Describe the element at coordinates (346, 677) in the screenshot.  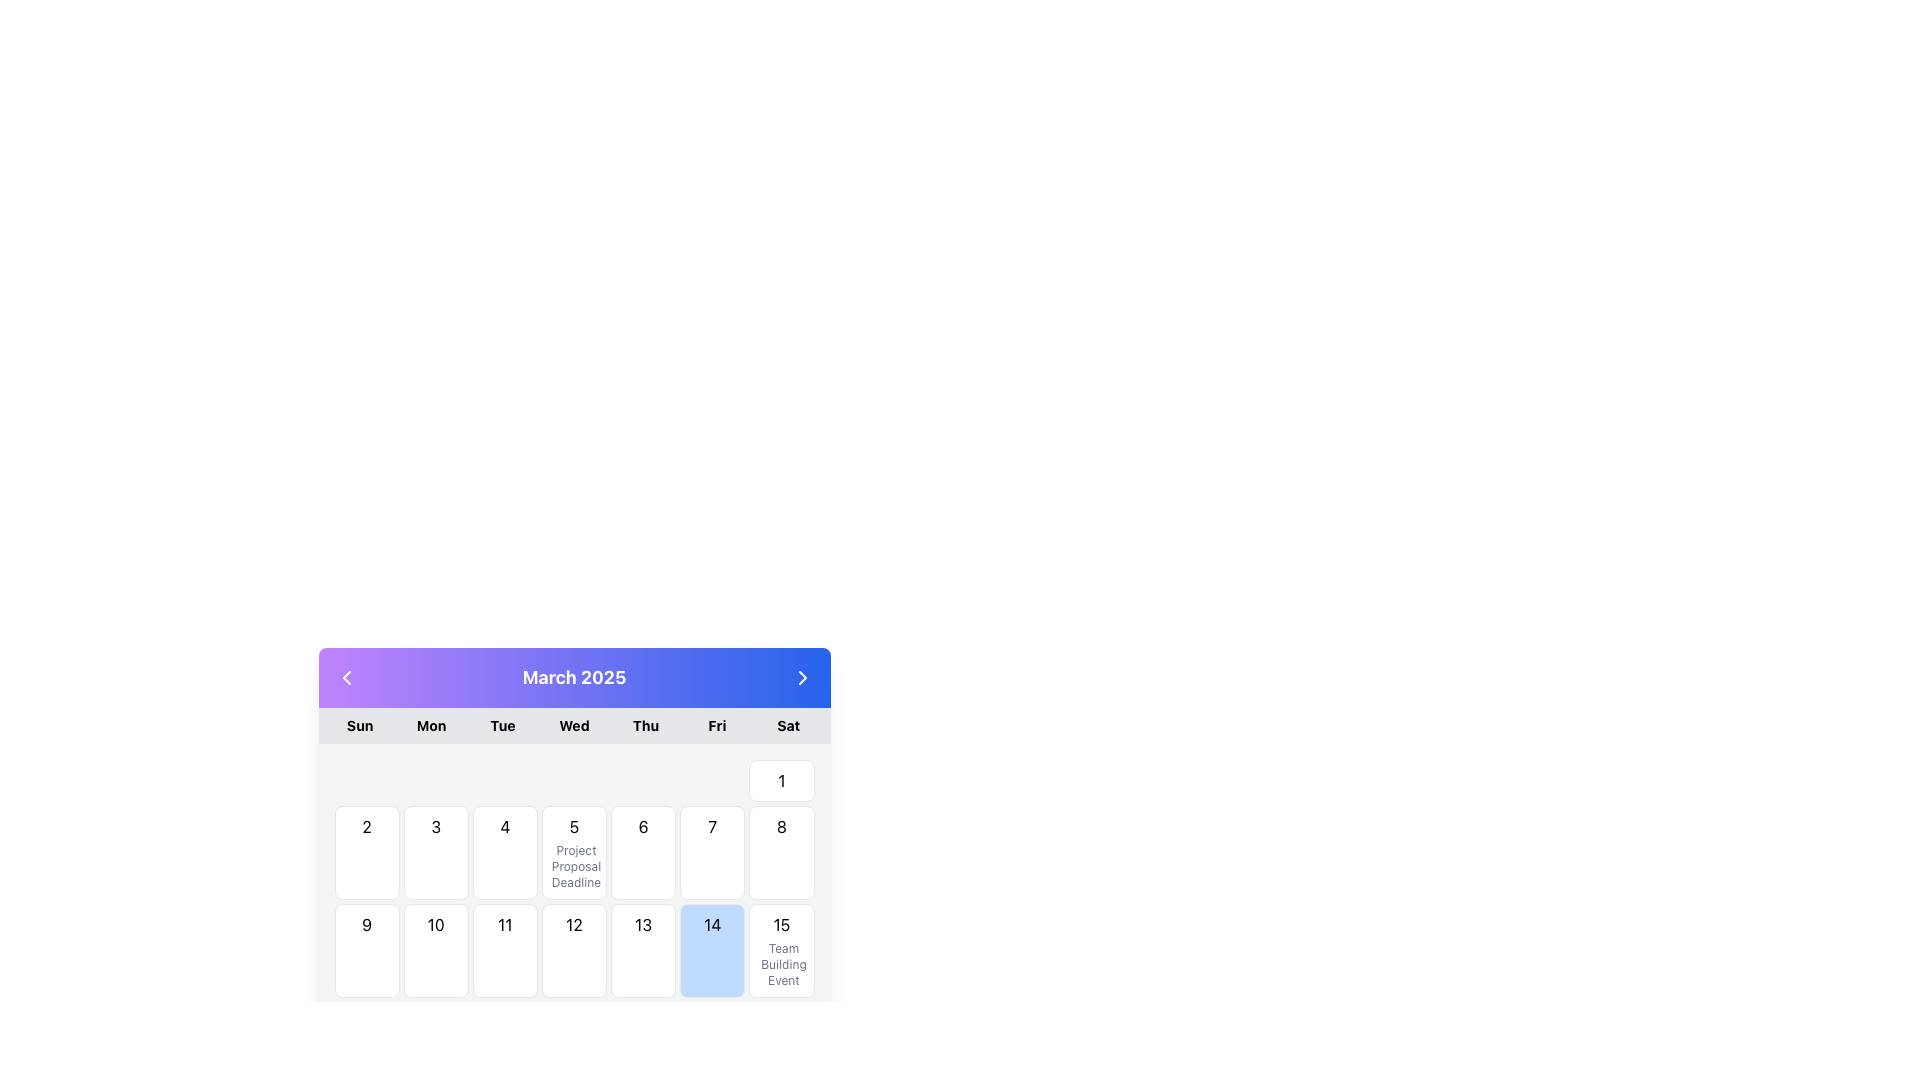
I see `the left-pointing chevron icon adjacent to the purple banner with the text 'March 2025' to receive the tooltip` at that location.